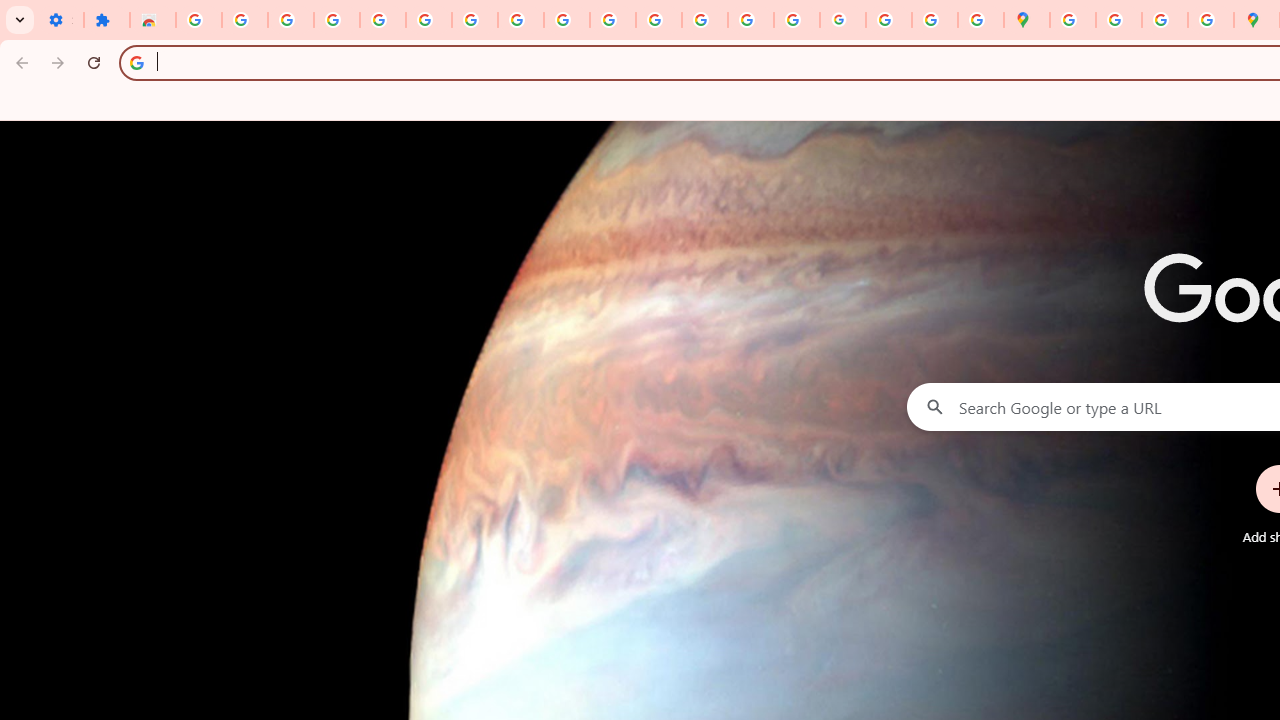  I want to click on 'Sign in - Google Accounts', so click(198, 20).